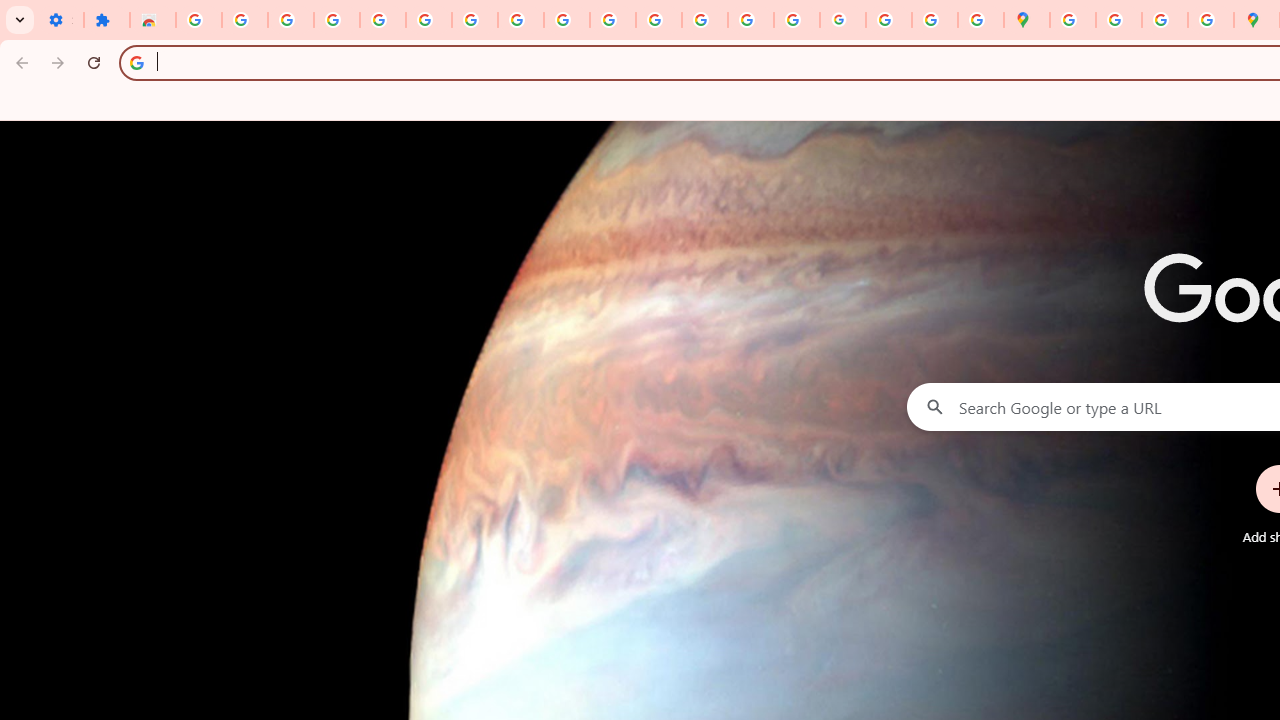  I want to click on 'Sign in - Google Accounts', so click(198, 20).